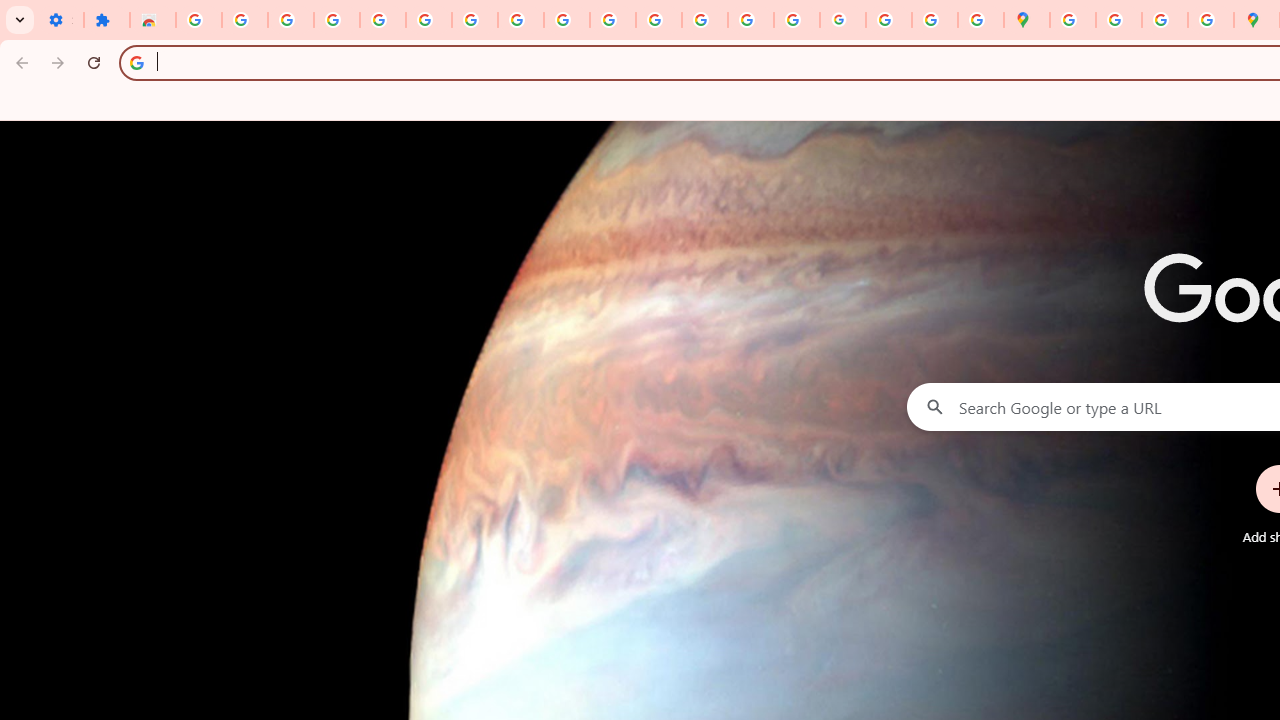  I want to click on 'Sign in - Google Accounts', so click(198, 20).